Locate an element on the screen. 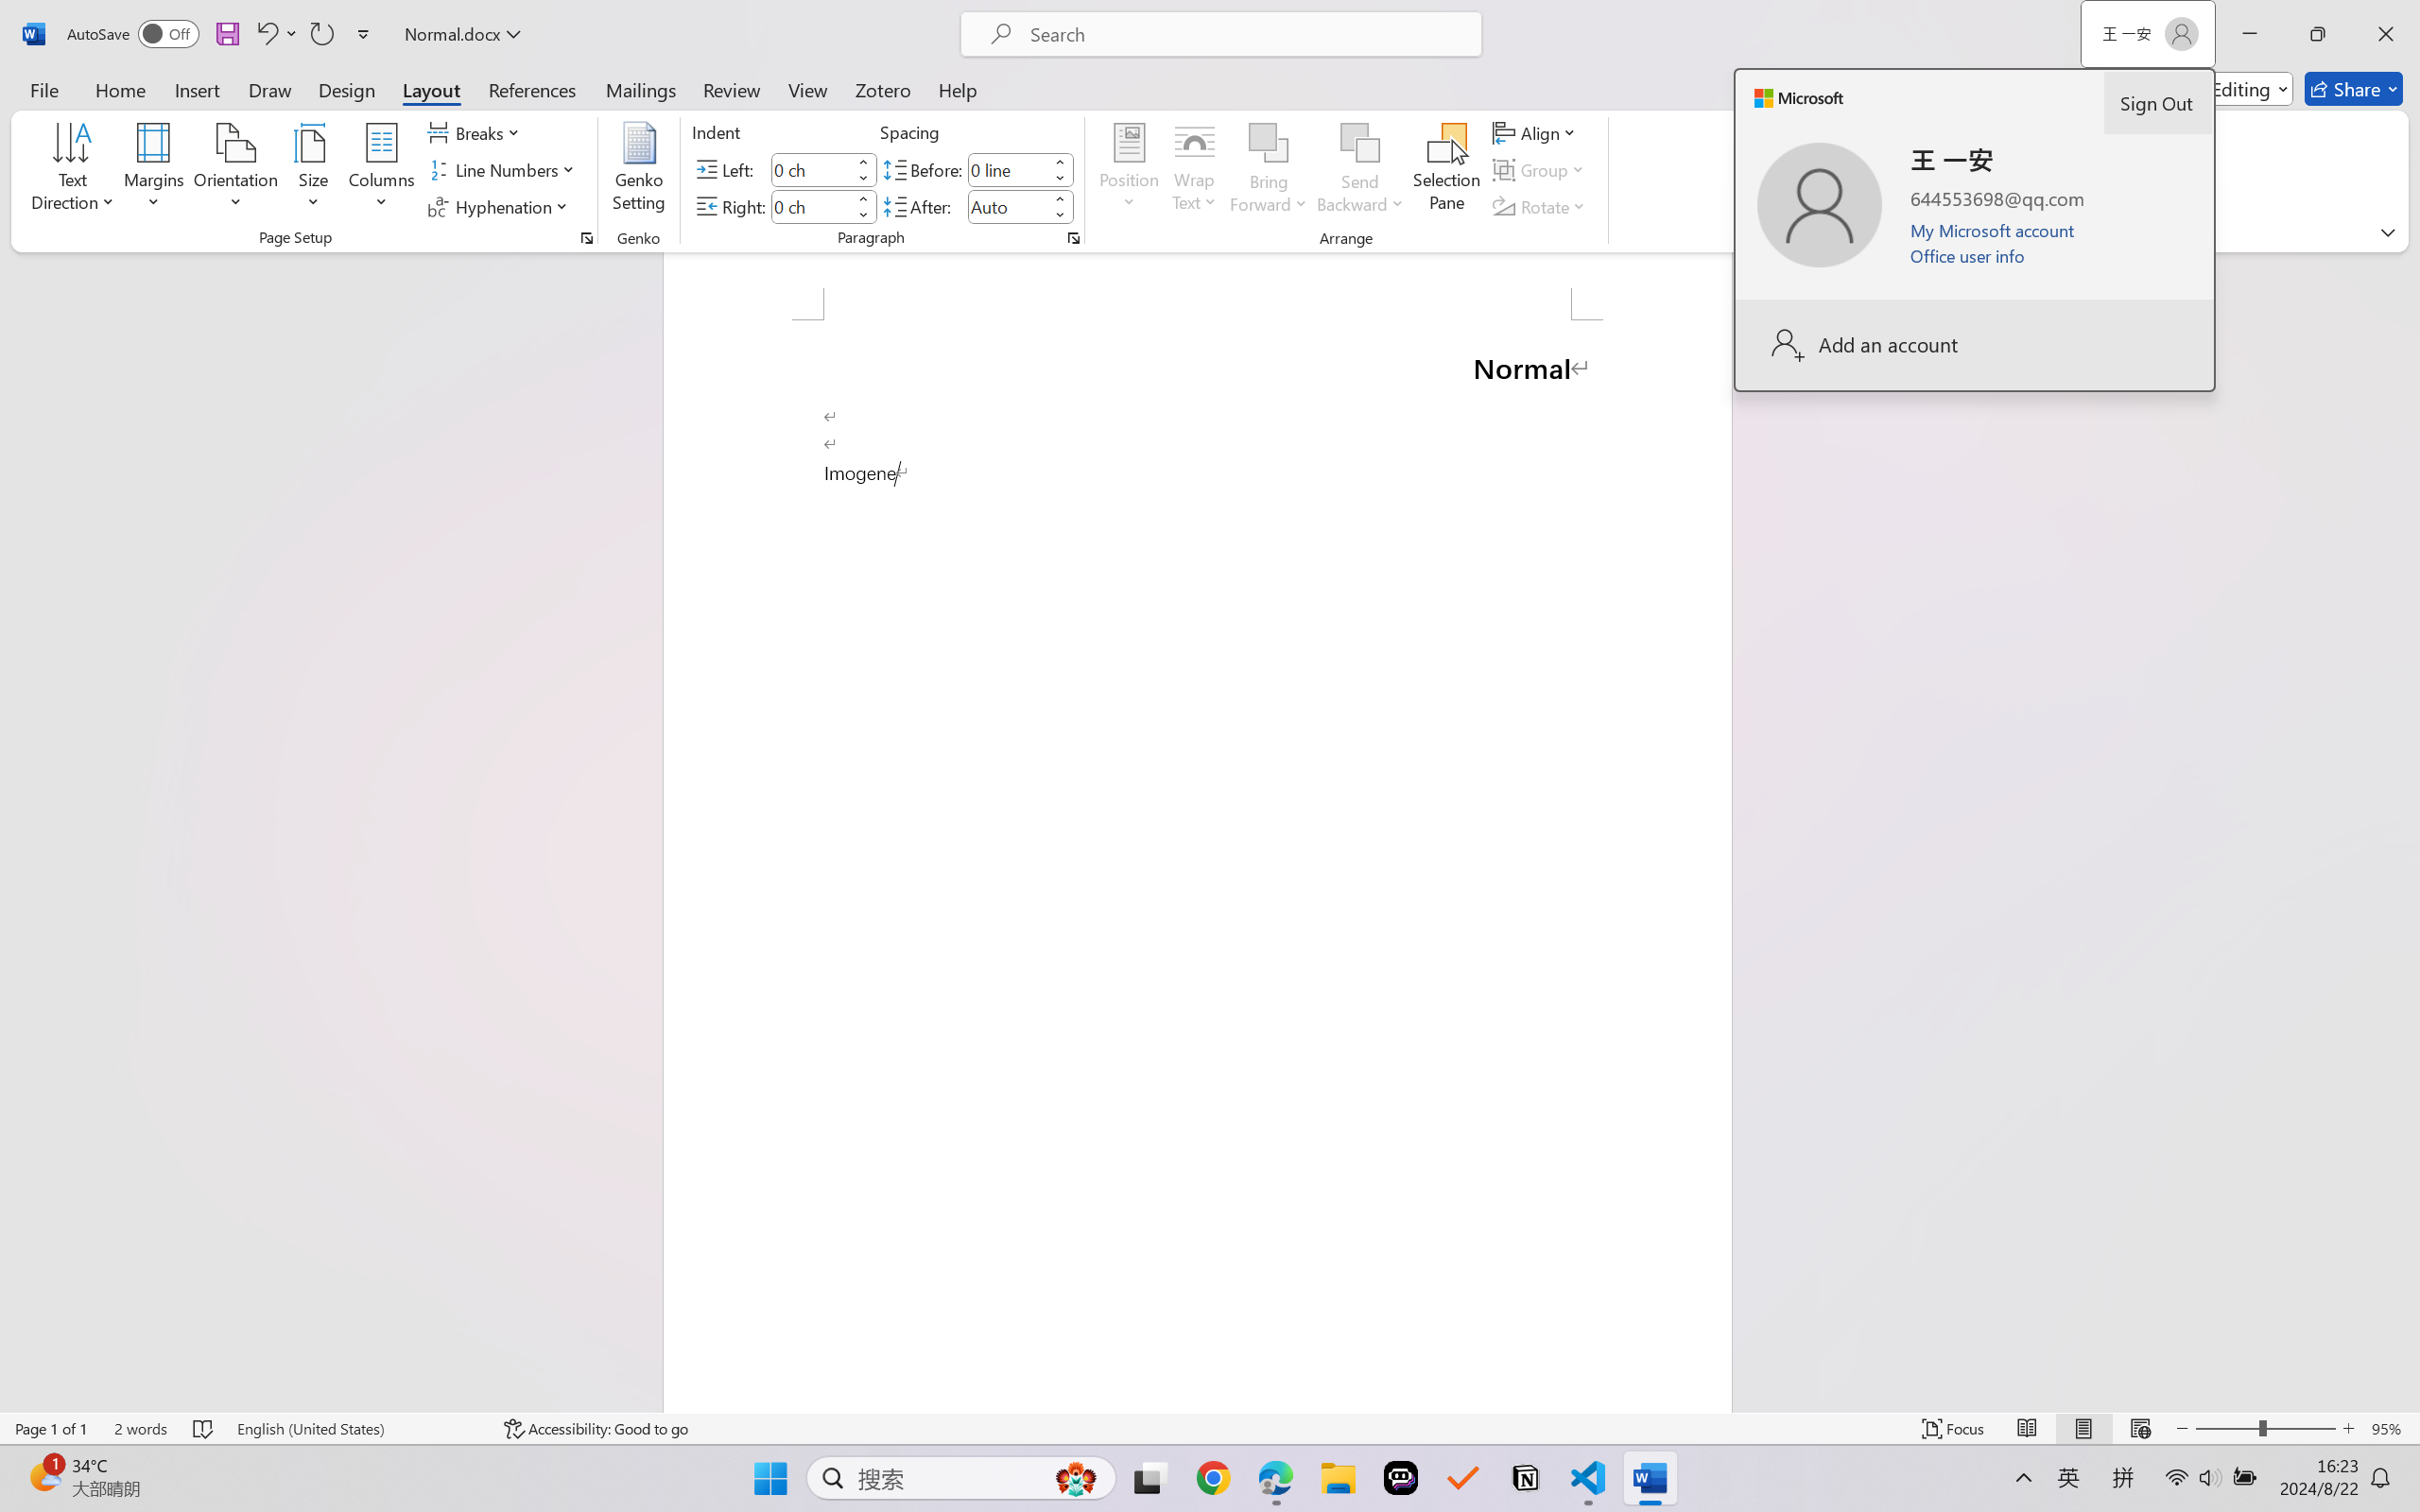  'Align' is located at coordinates (1536, 131).